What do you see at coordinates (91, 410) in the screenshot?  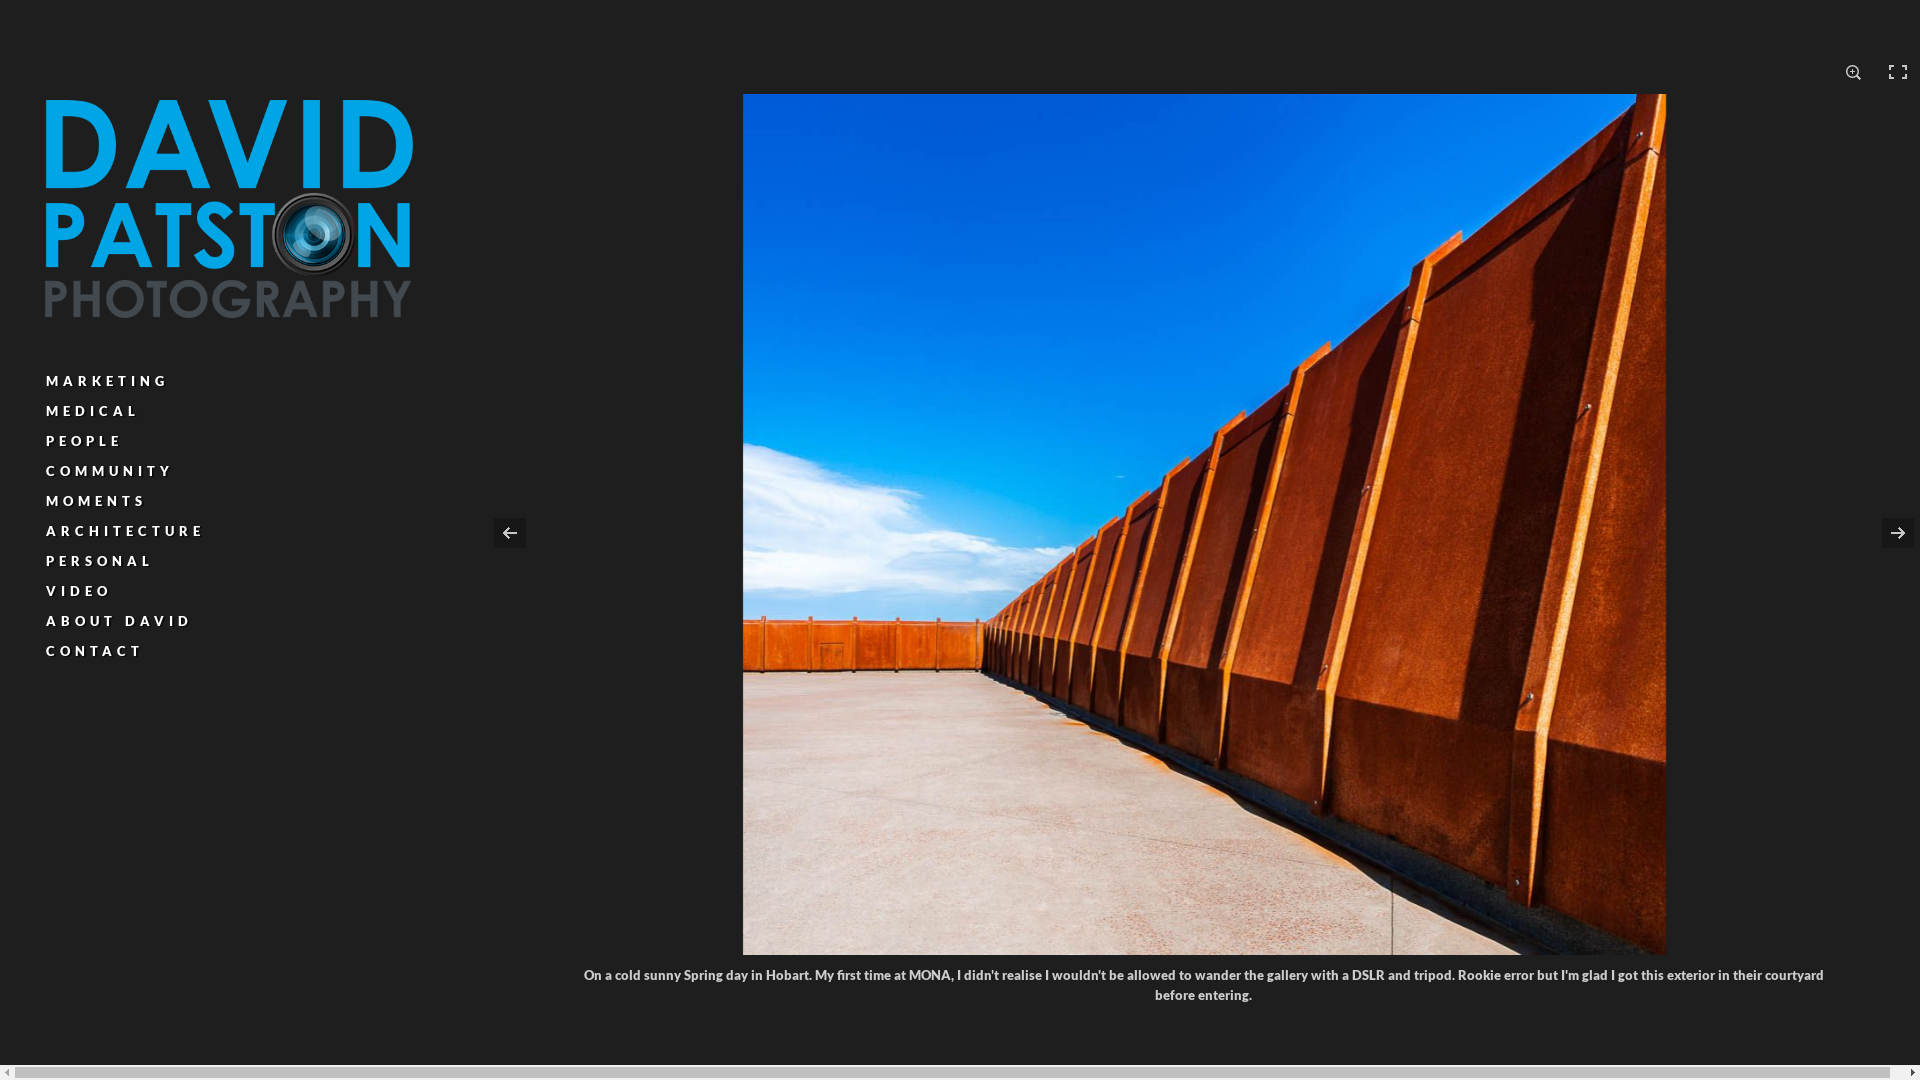 I see `'MEDICAL'` at bounding box center [91, 410].